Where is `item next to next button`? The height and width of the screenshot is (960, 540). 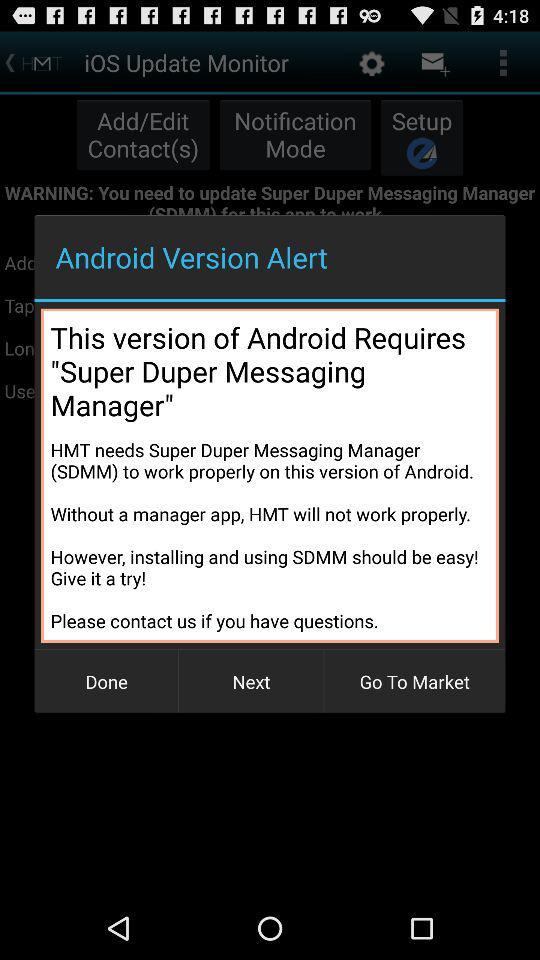
item next to next button is located at coordinates (413, 681).